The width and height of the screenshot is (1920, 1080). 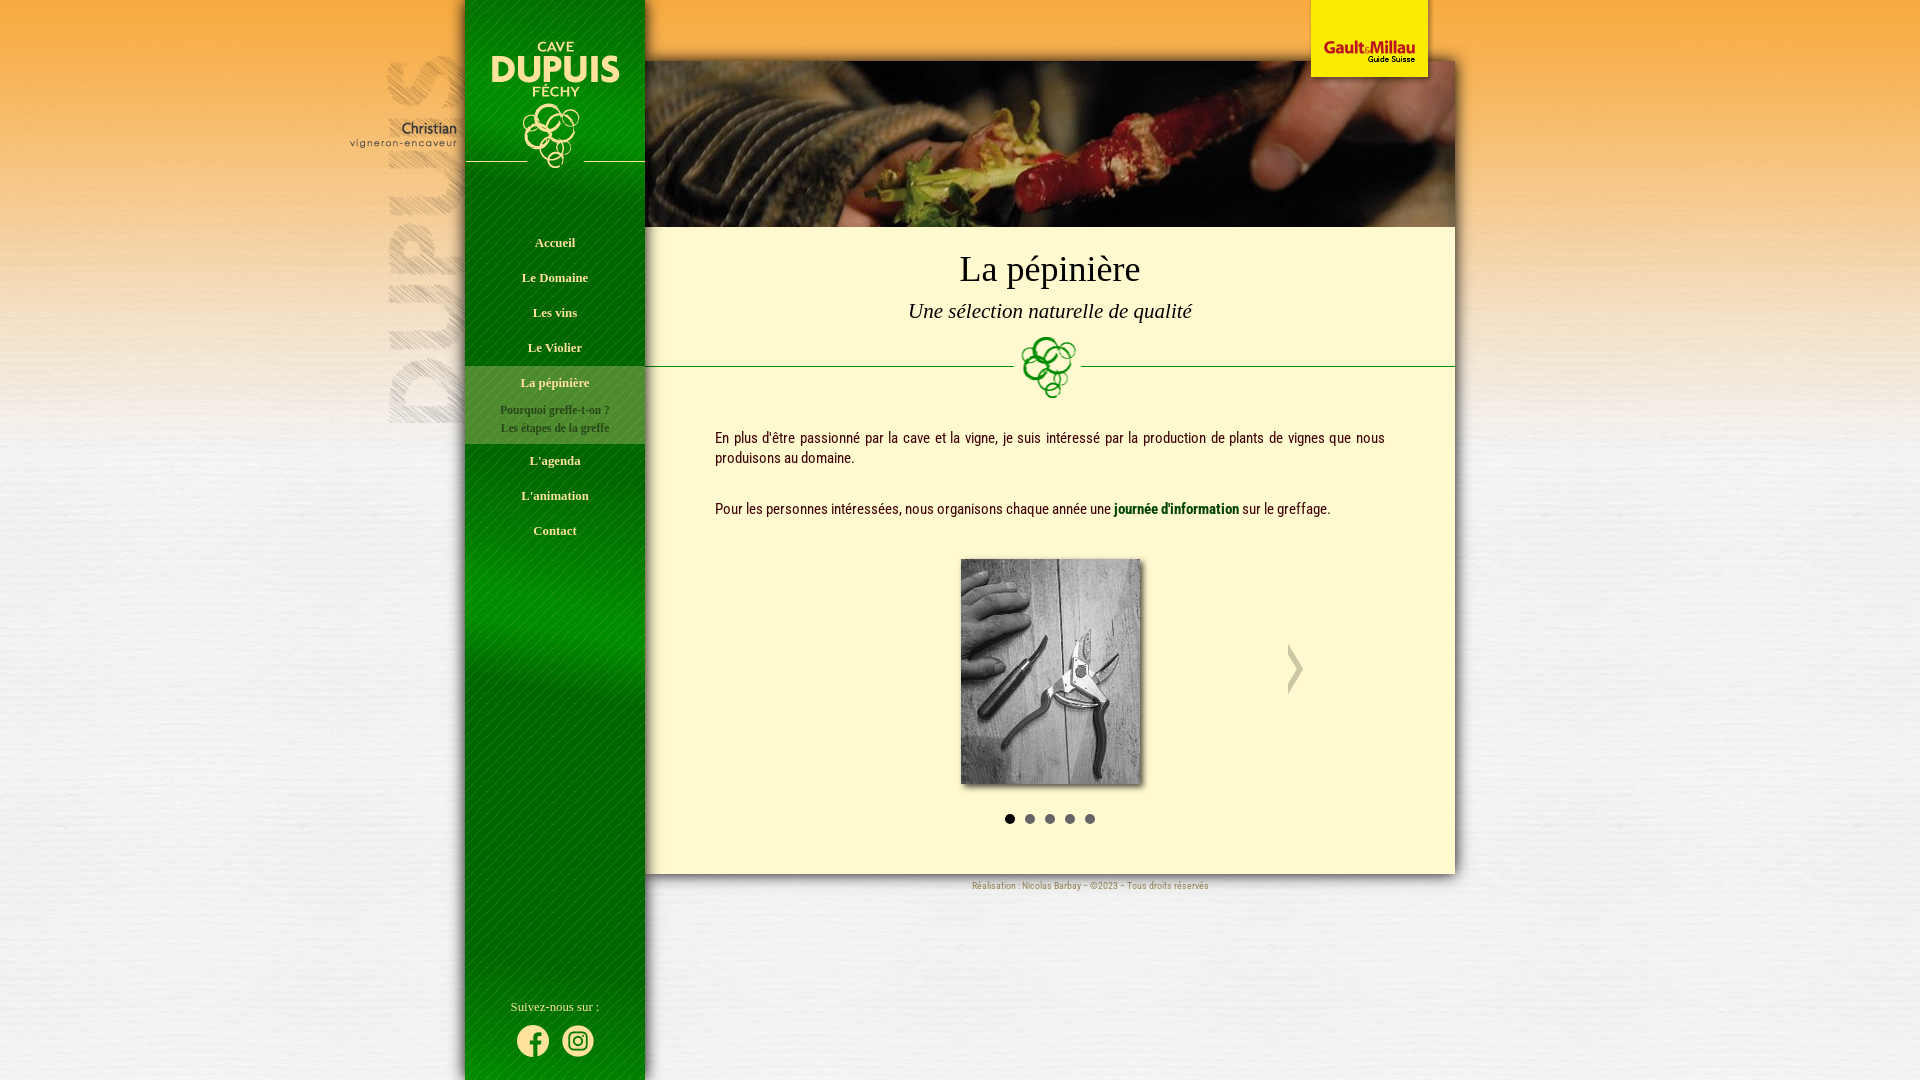 I want to click on 'Le Violier', so click(x=555, y=347).